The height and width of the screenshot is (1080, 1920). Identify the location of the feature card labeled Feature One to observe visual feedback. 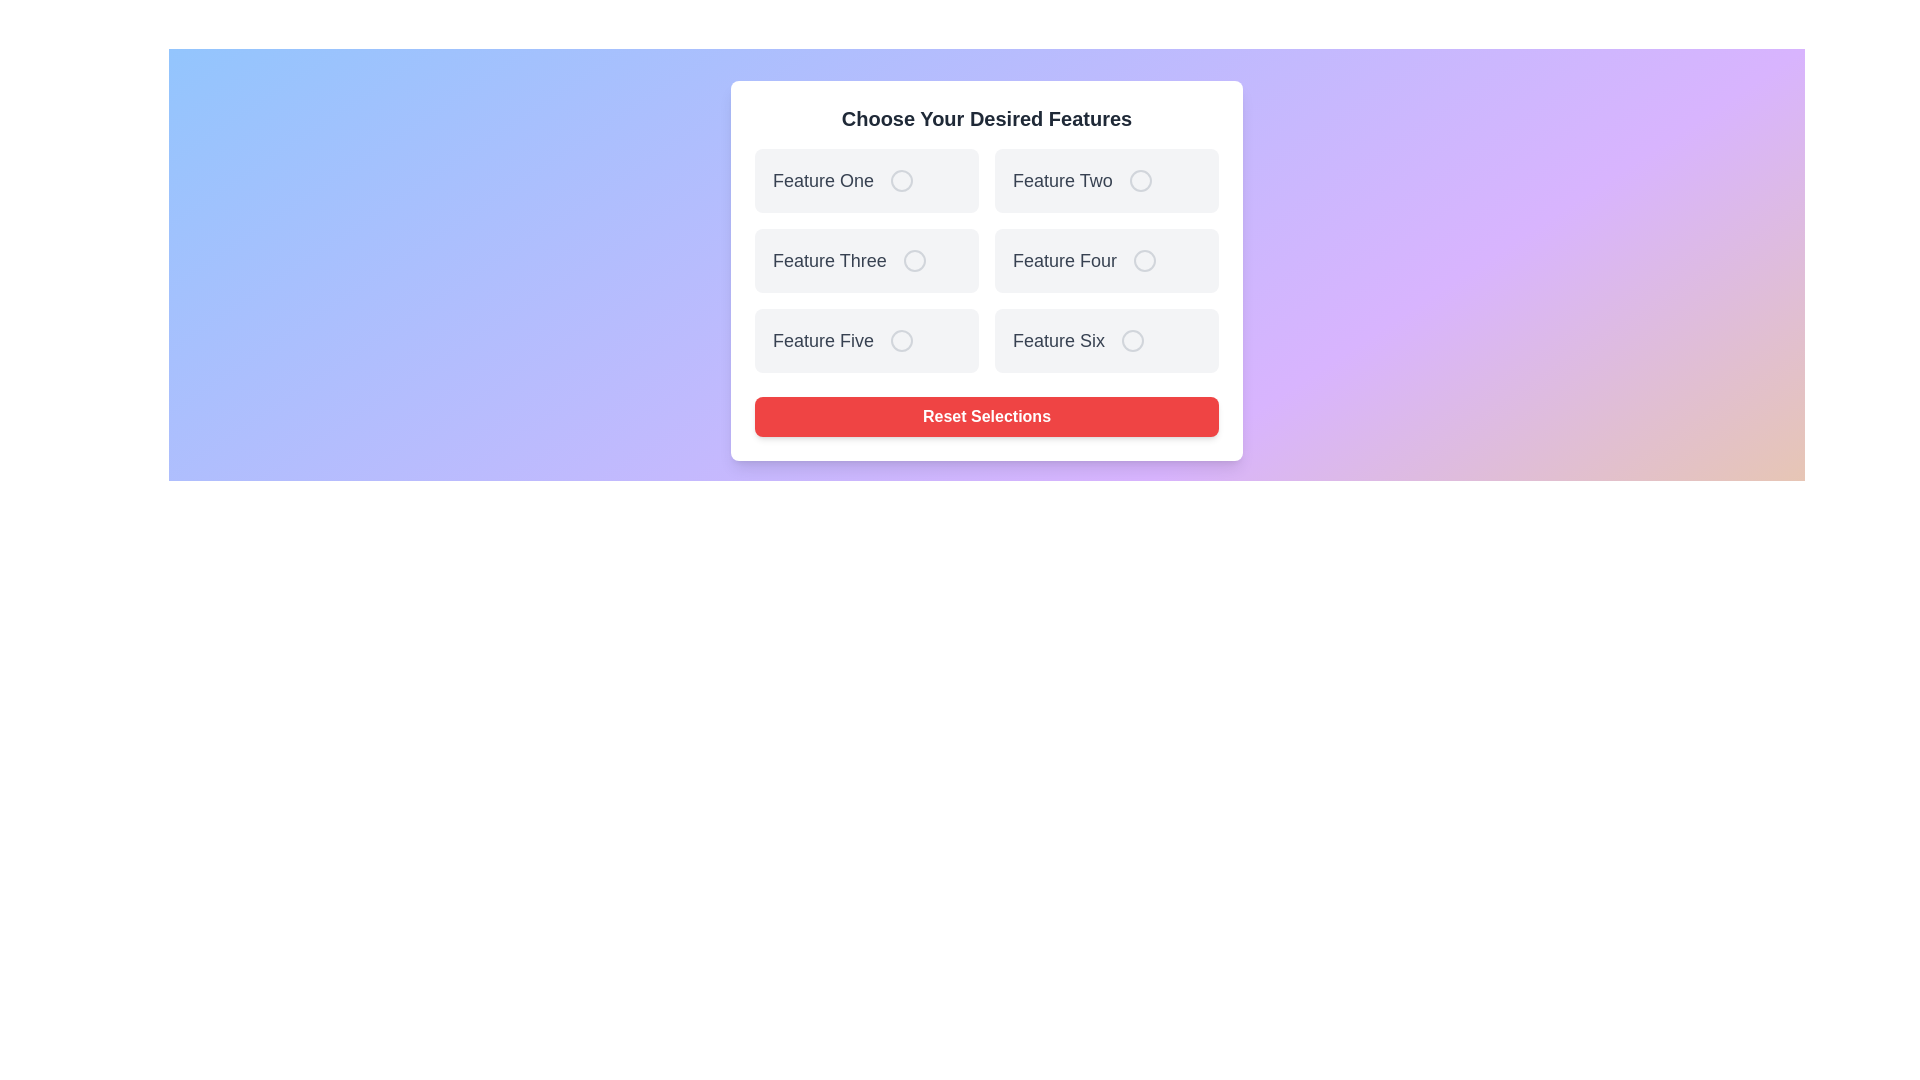
(867, 181).